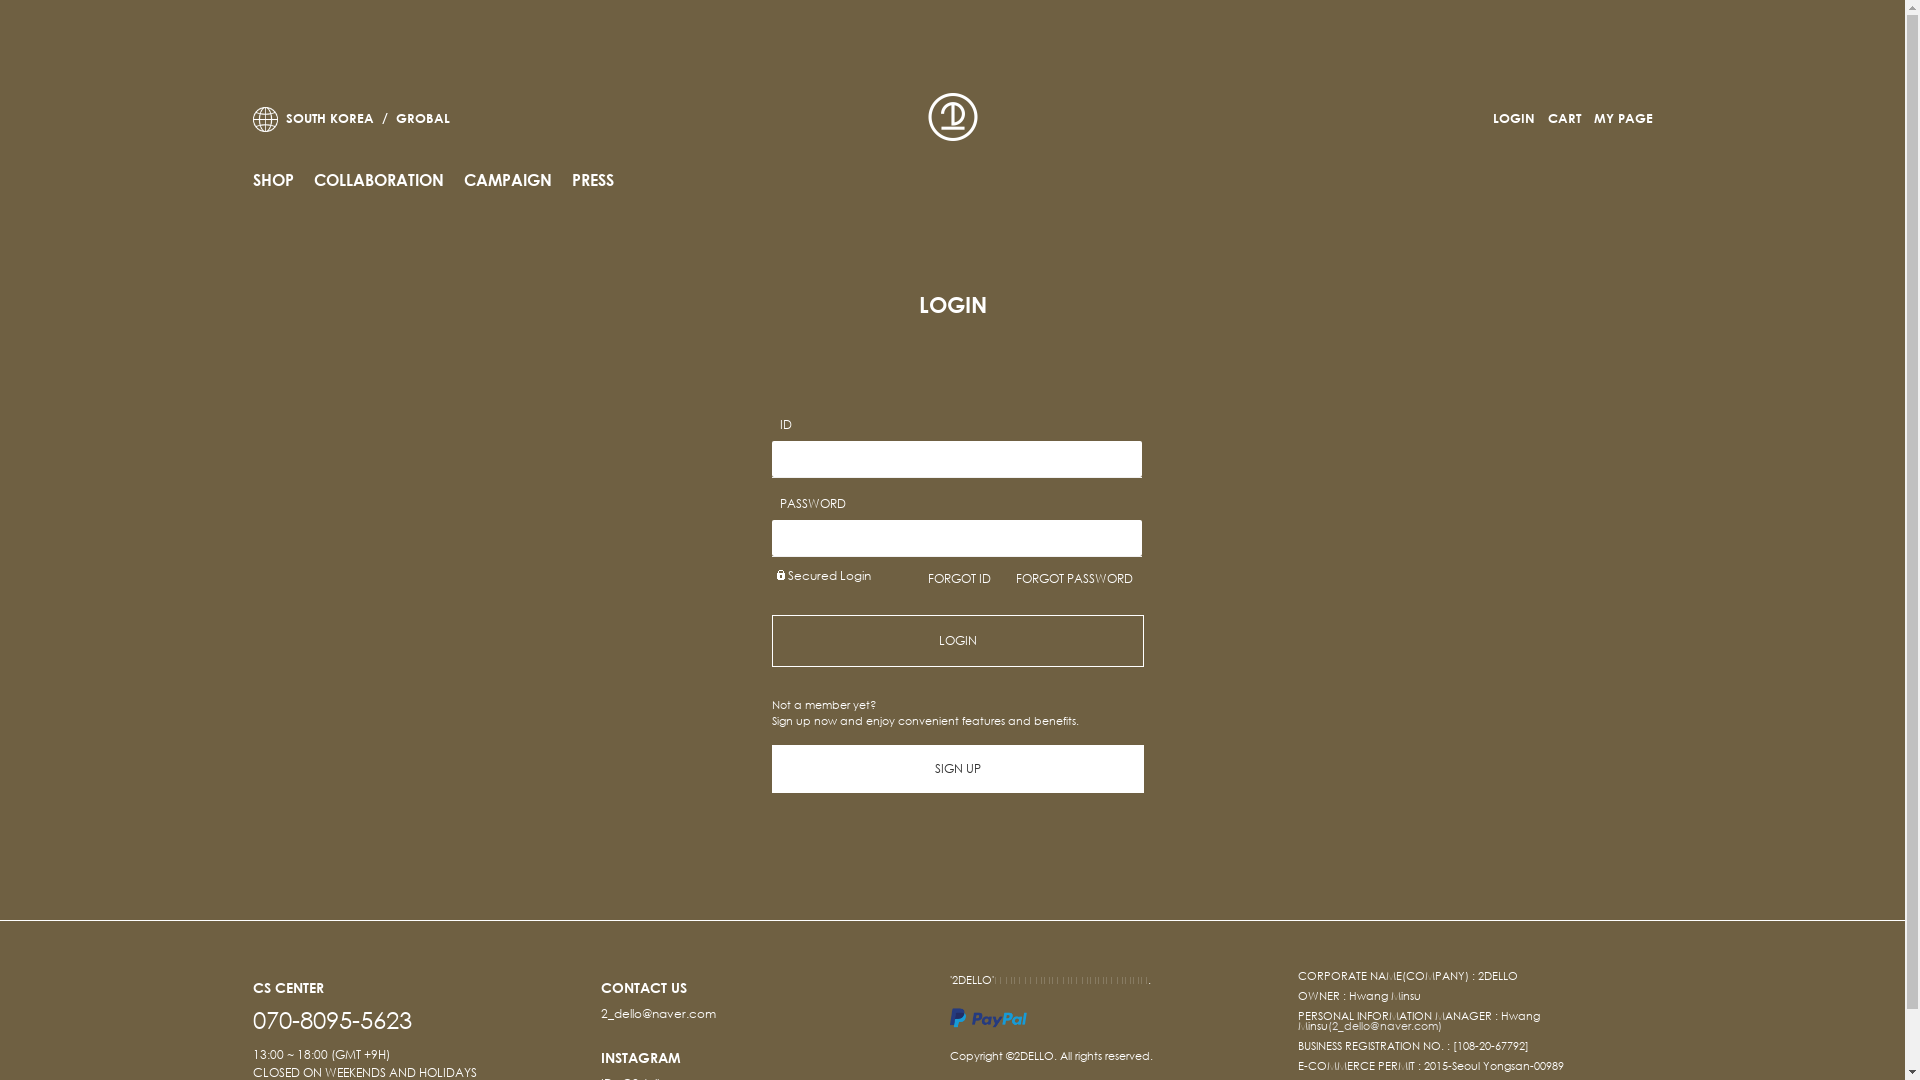  I want to click on '  SOUTH KOREA  /', so click(318, 118).